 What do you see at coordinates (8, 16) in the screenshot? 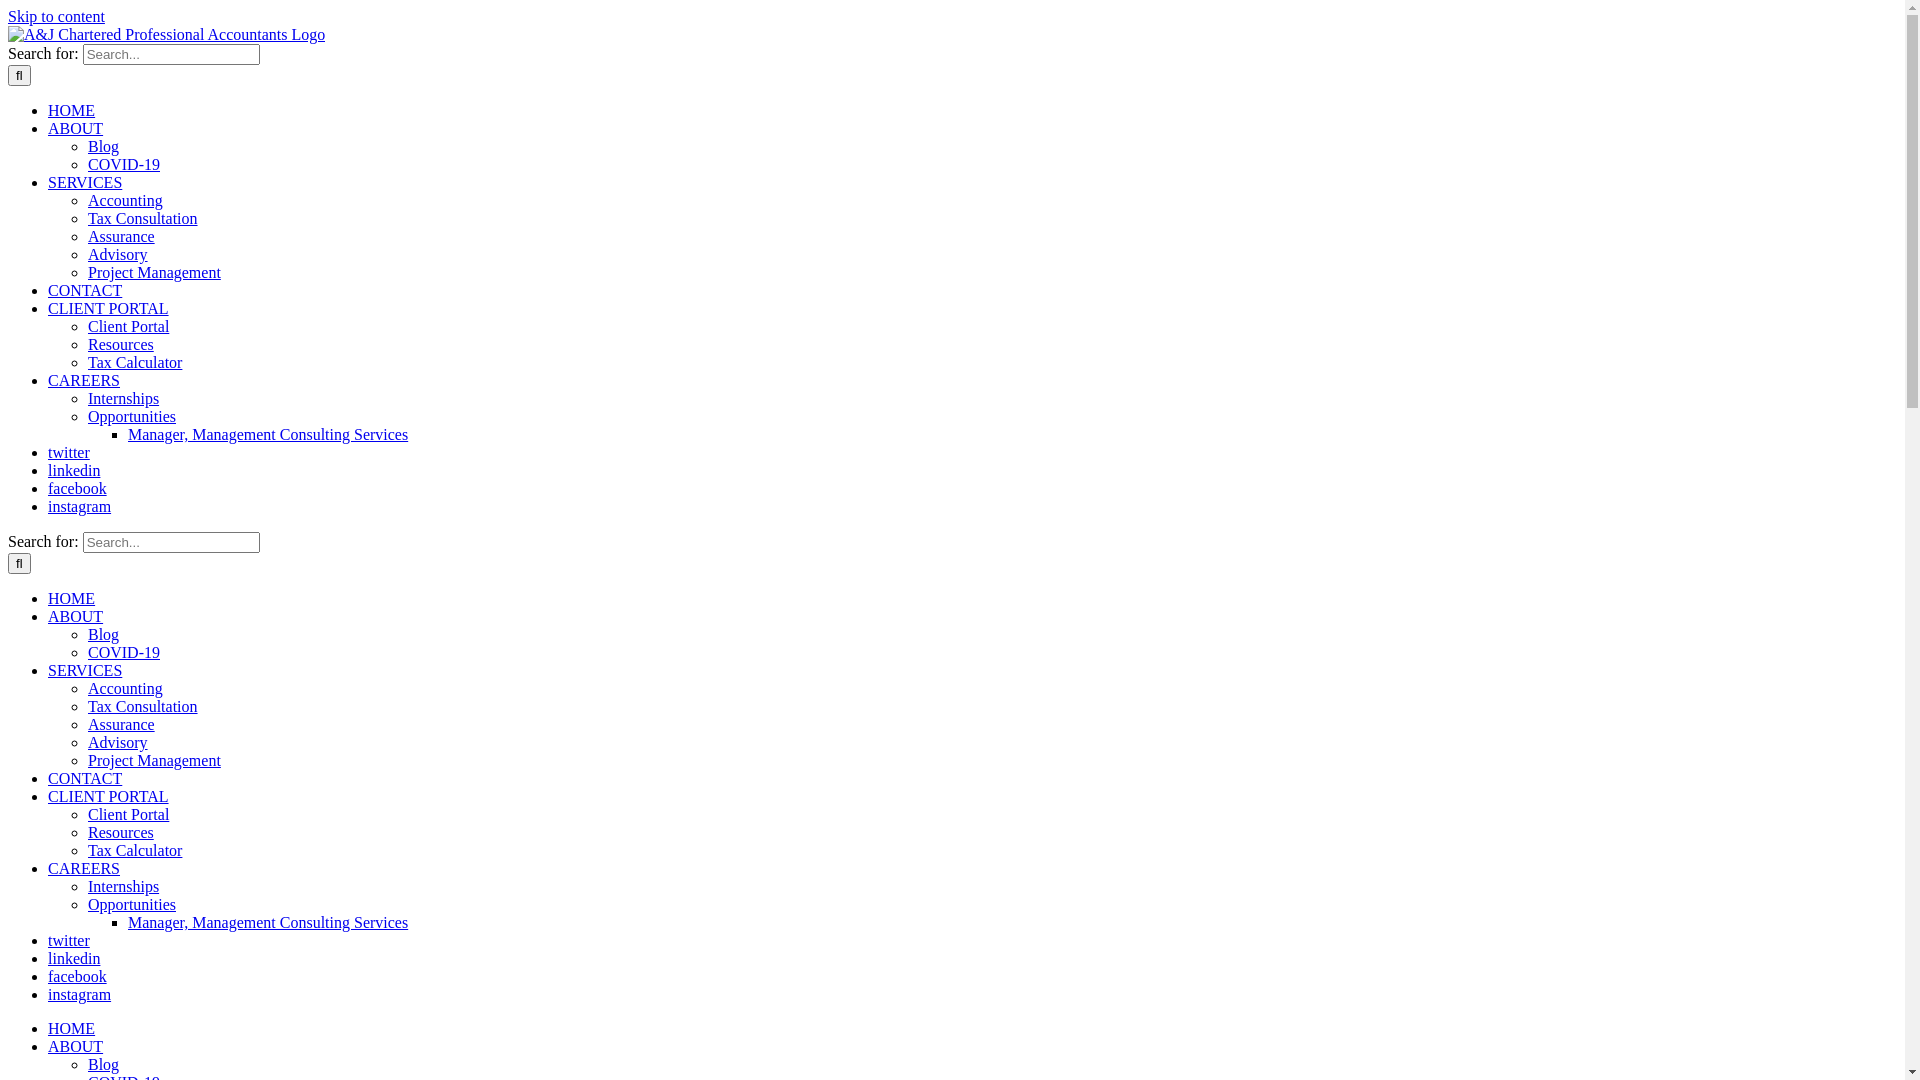
I see `'Skip to content'` at bounding box center [8, 16].